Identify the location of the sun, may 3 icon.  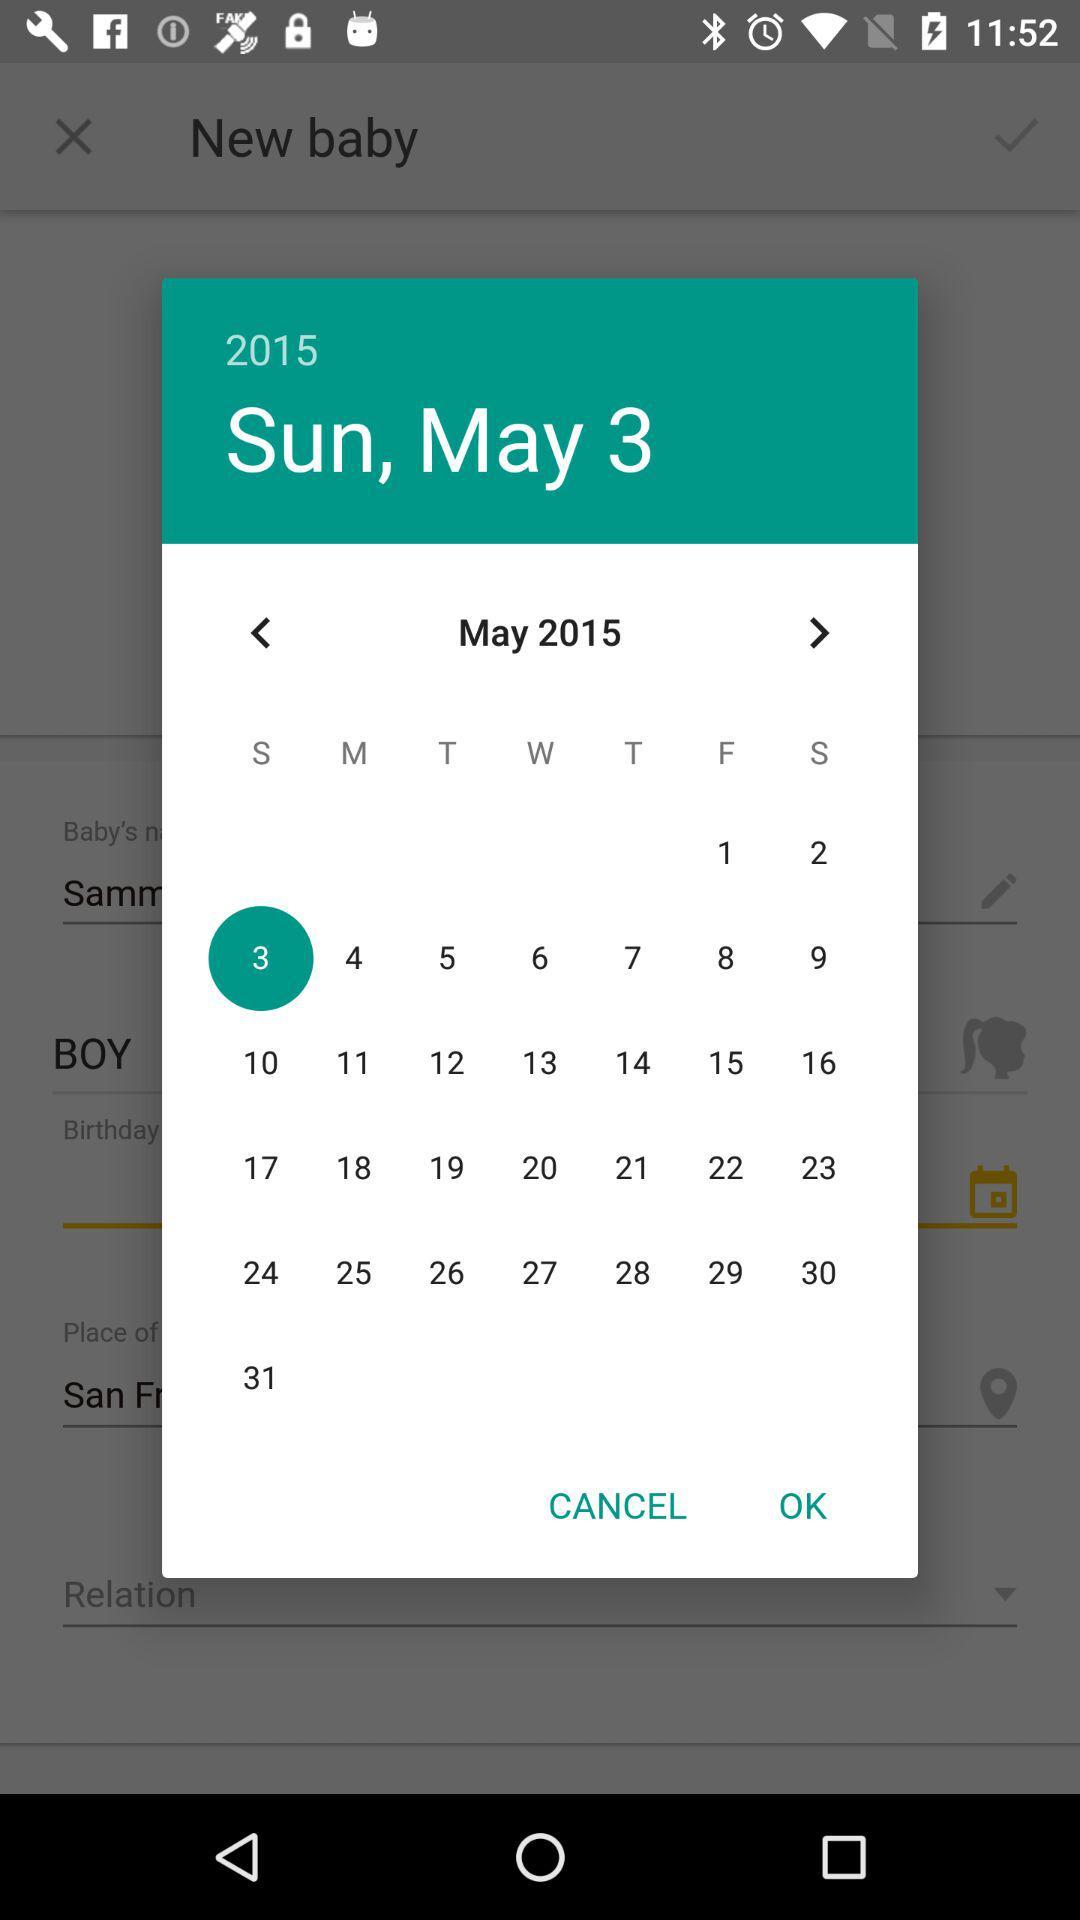
(439, 435).